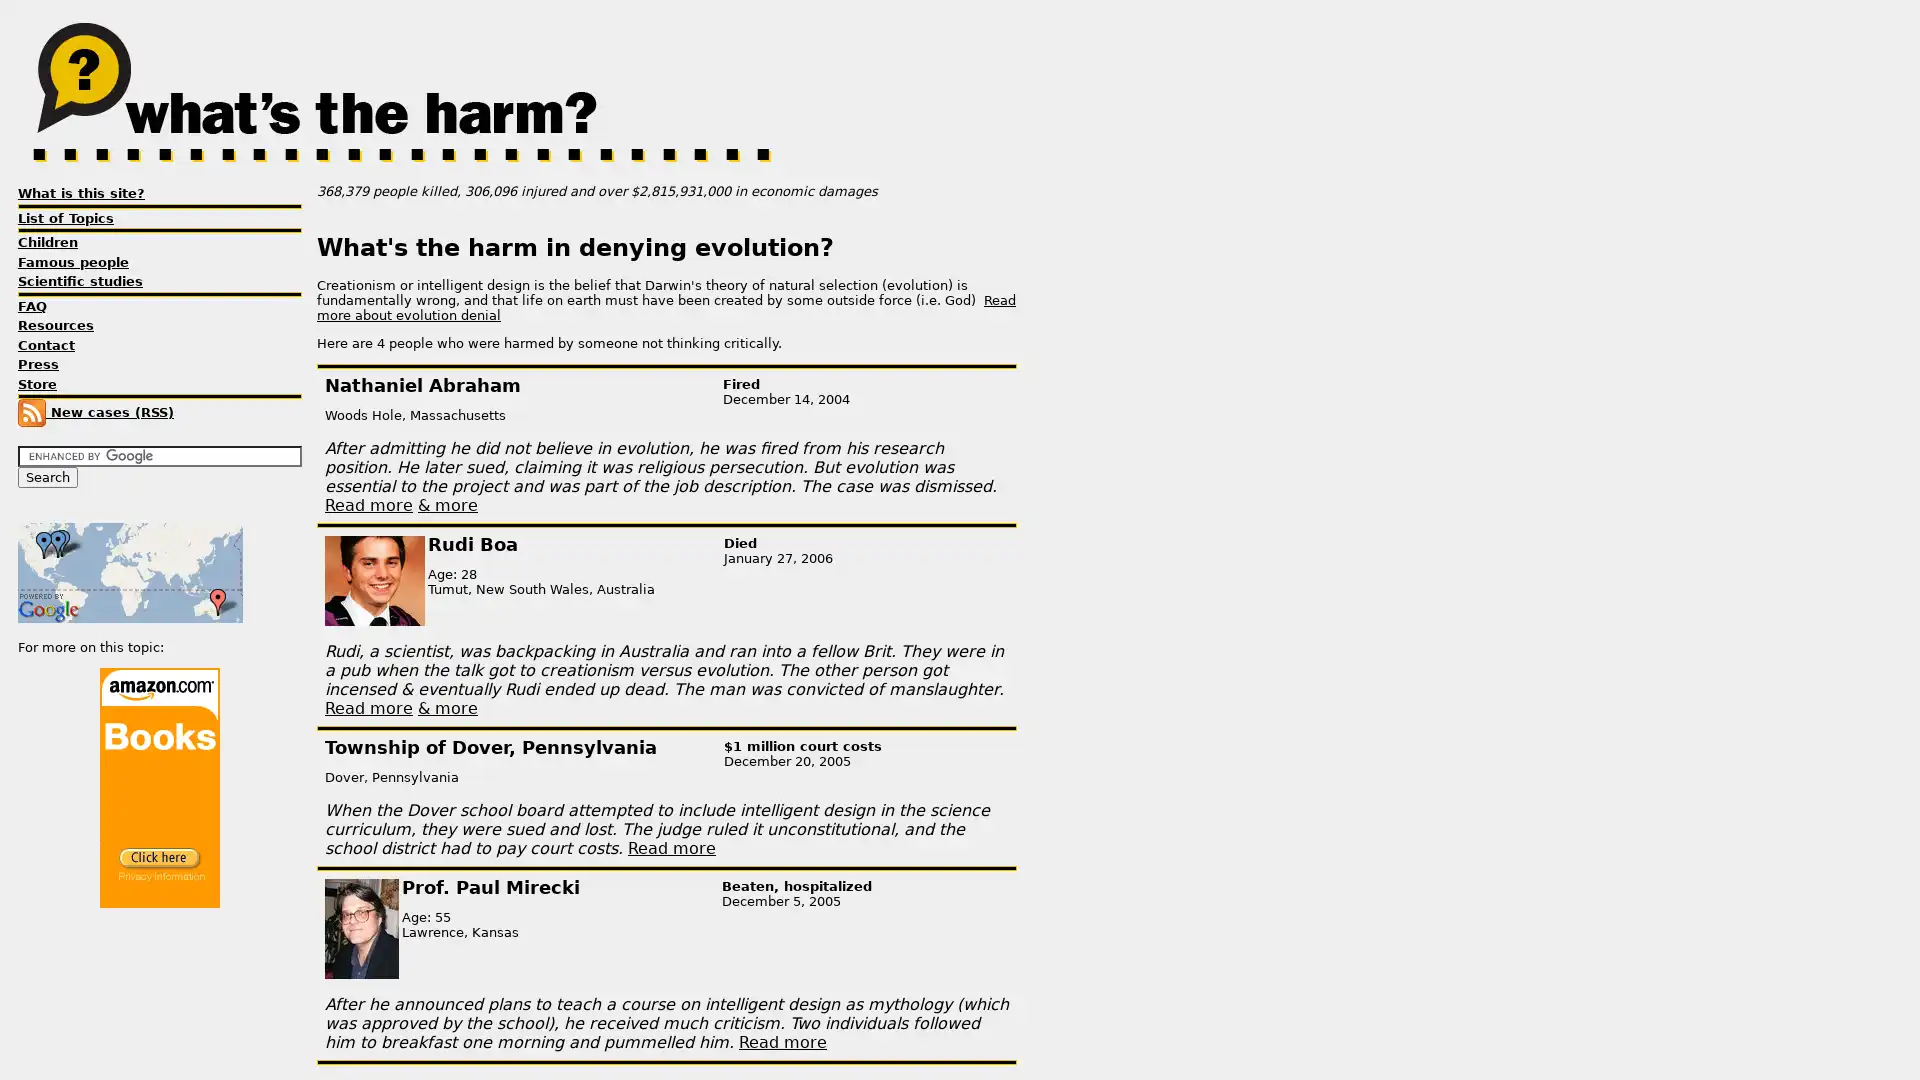 Image resolution: width=1920 pixels, height=1080 pixels. Describe the element at coordinates (48, 477) in the screenshot. I see `Search` at that location.